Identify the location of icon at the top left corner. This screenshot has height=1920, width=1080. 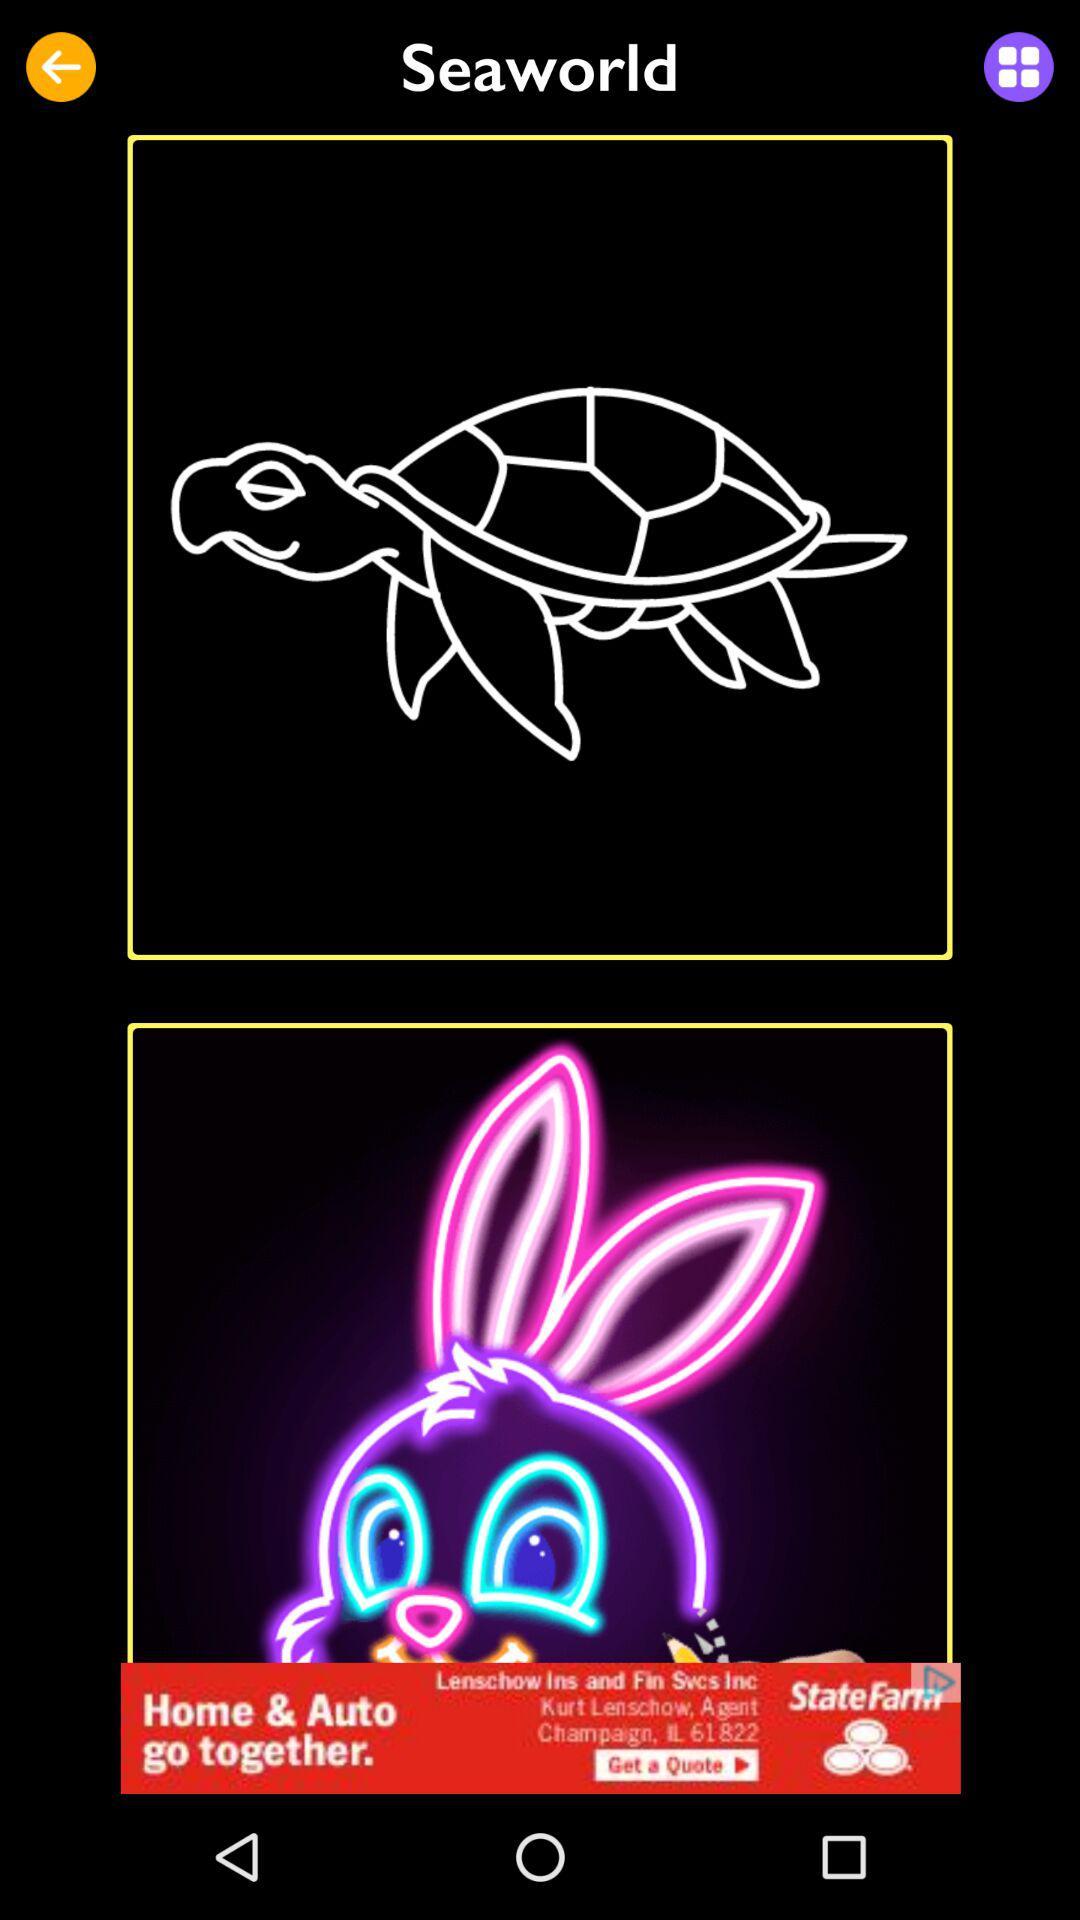
(60, 67).